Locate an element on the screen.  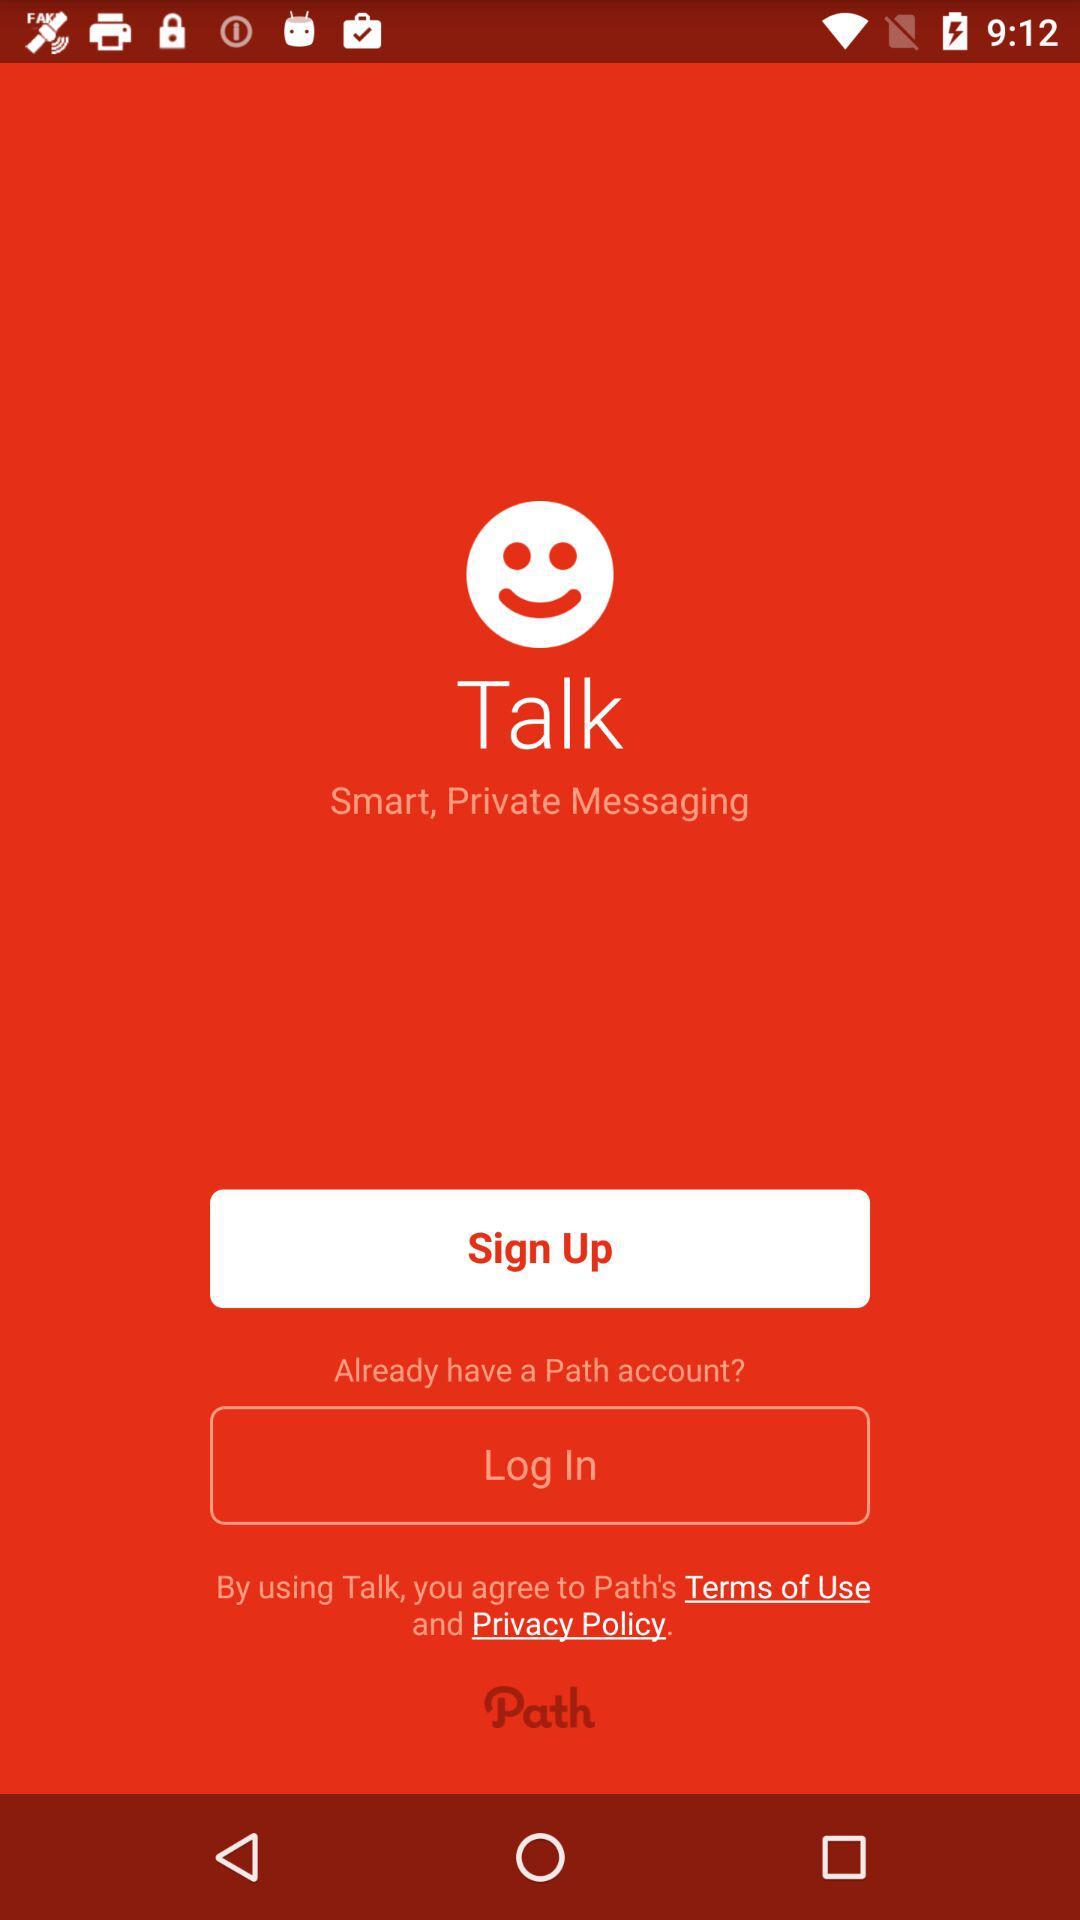
icon above the already have a icon is located at coordinates (540, 1247).